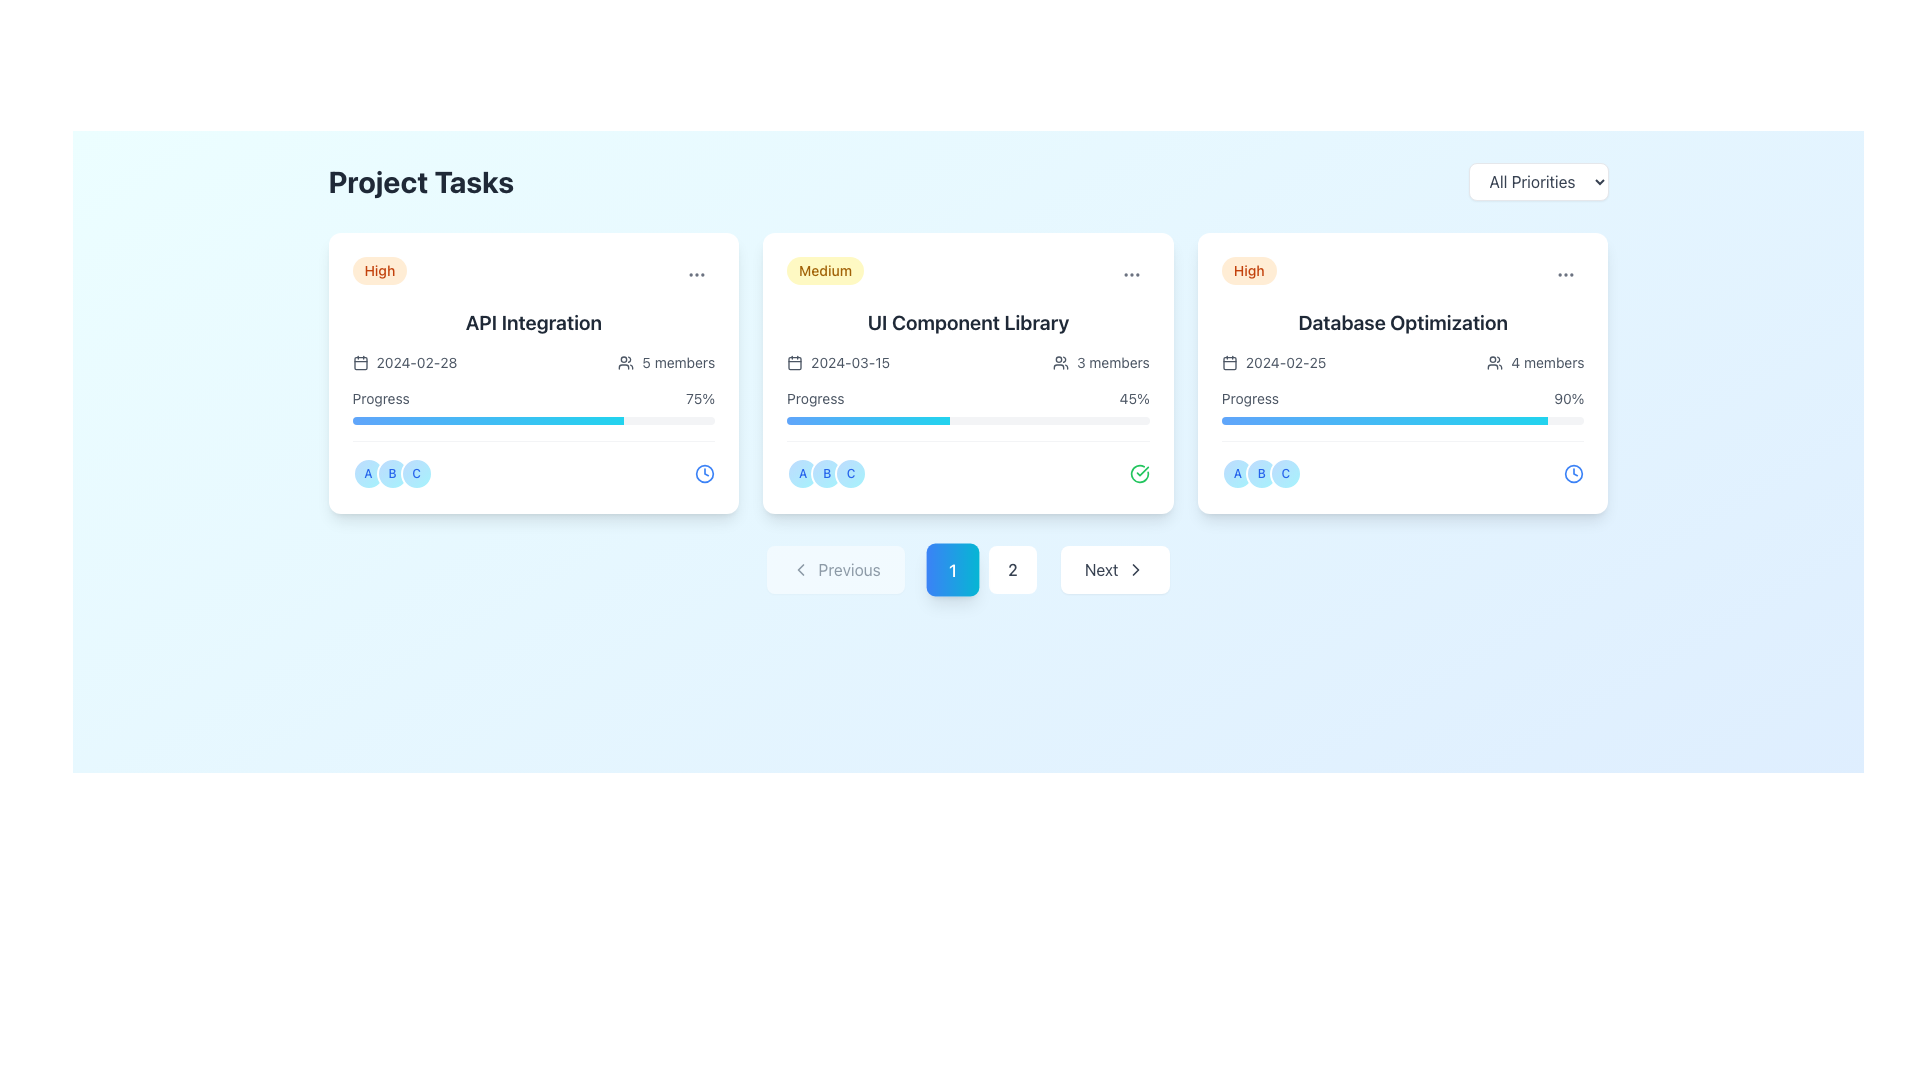 Image resolution: width=1920 pixels, height=1080 pixels. I want to click on the circular shape of the clock icon in the bottom-right corner of the 'API Integration' card, so click(1573, 474).